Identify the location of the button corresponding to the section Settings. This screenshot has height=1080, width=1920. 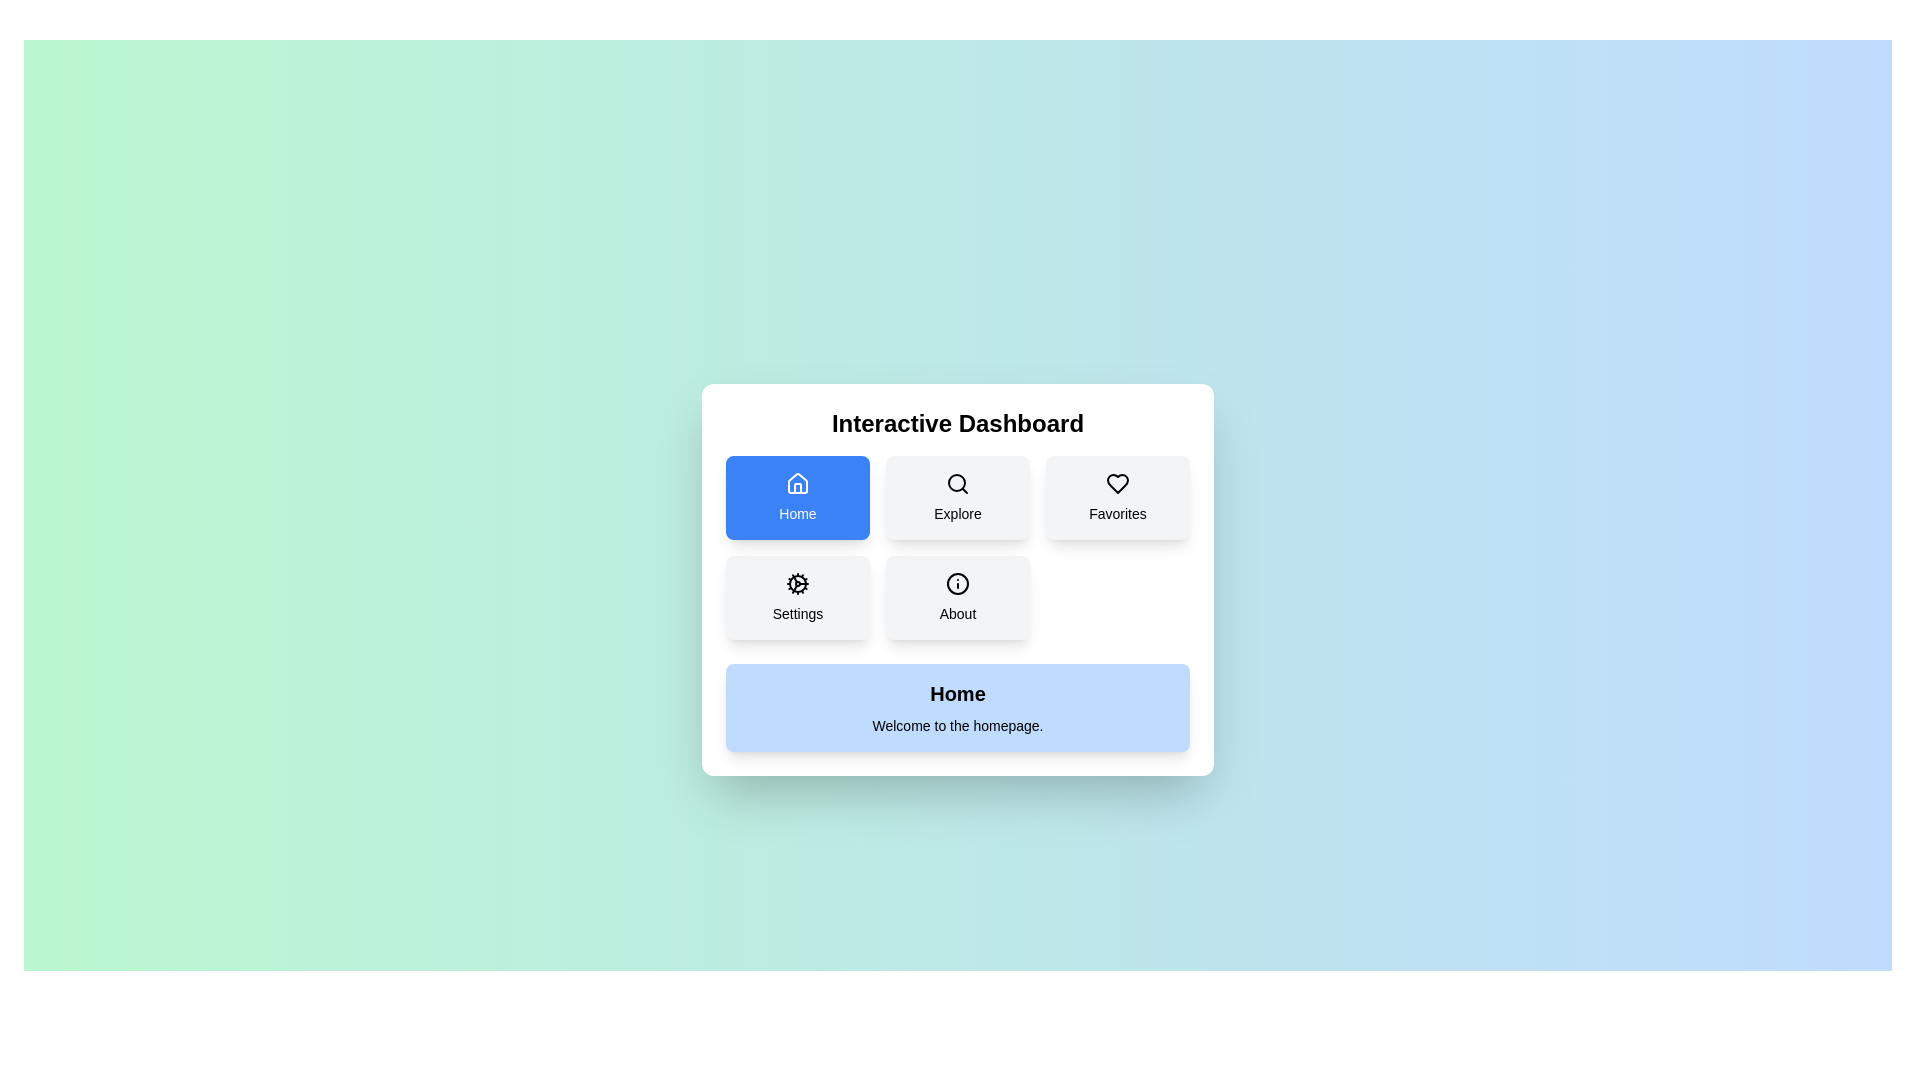
(796, 596).